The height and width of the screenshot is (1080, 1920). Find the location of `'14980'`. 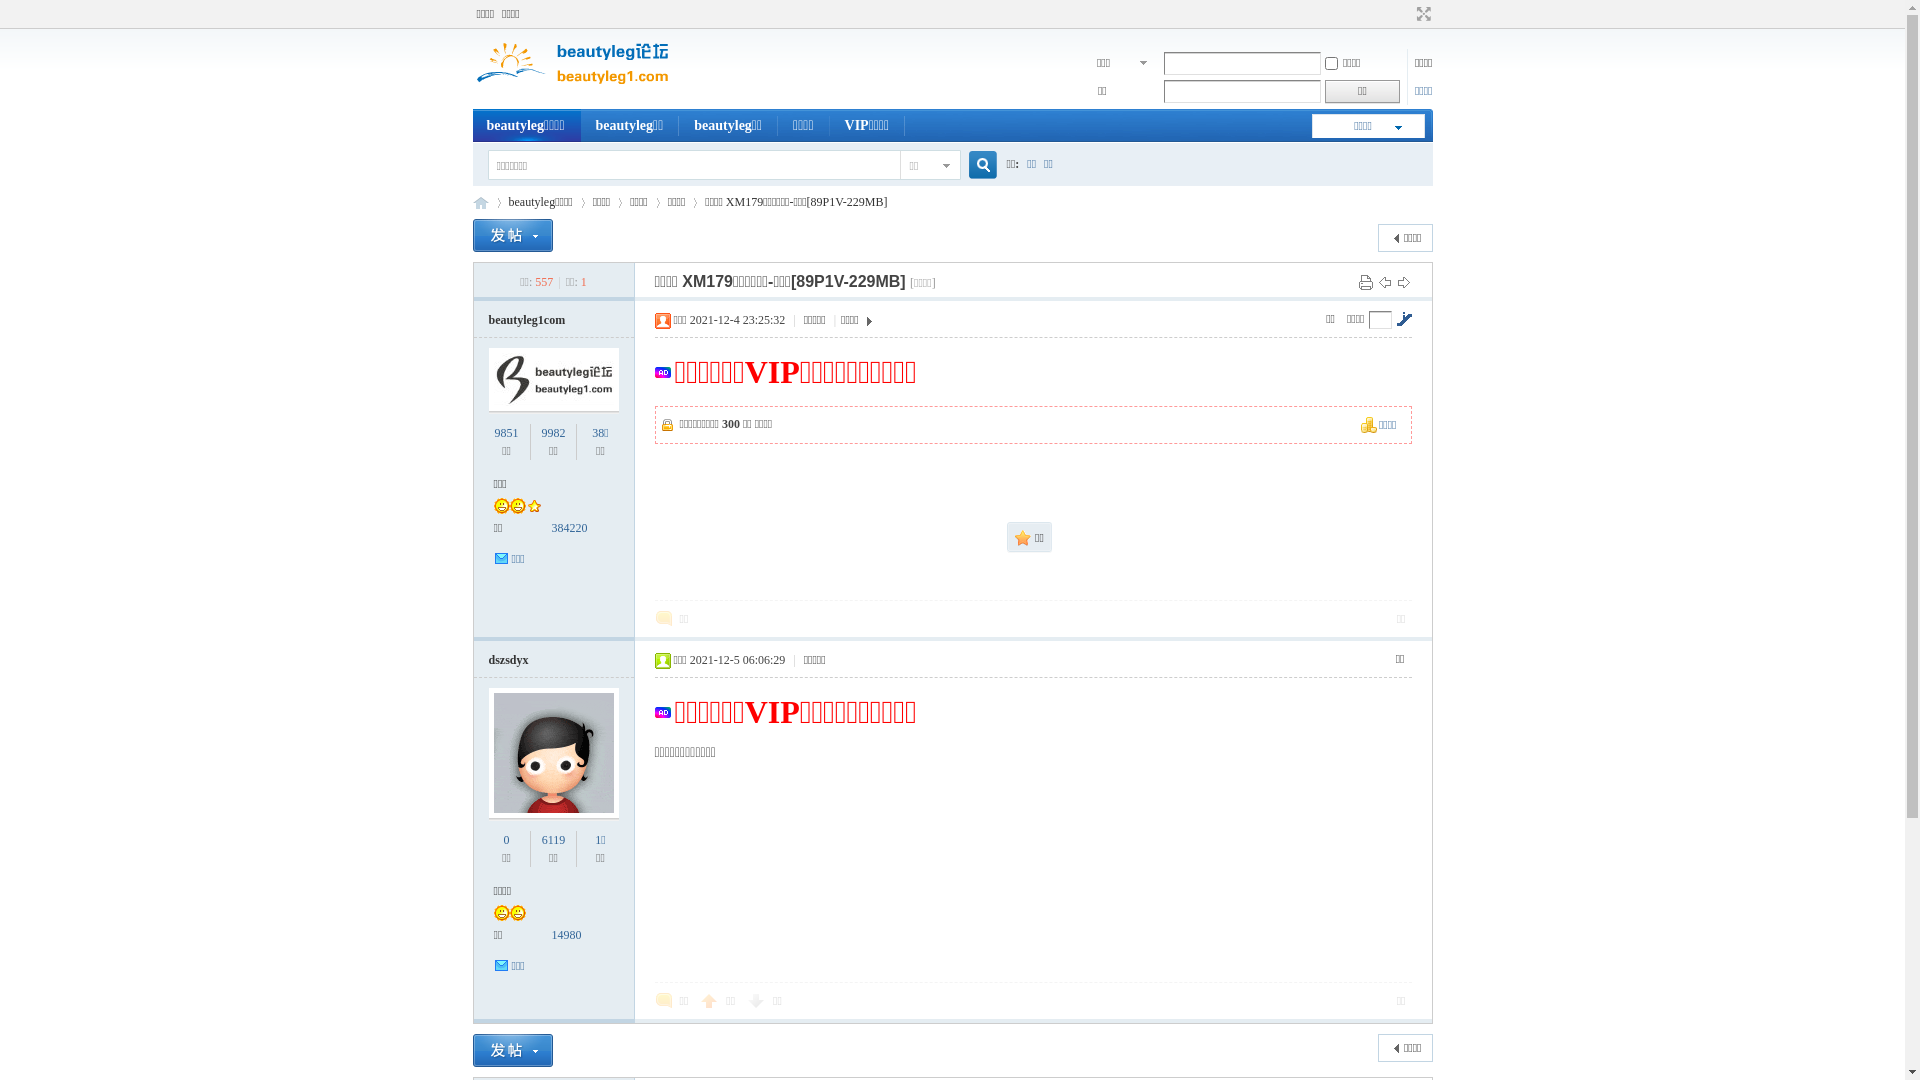

'14980' is located at coordinates (552, 934).